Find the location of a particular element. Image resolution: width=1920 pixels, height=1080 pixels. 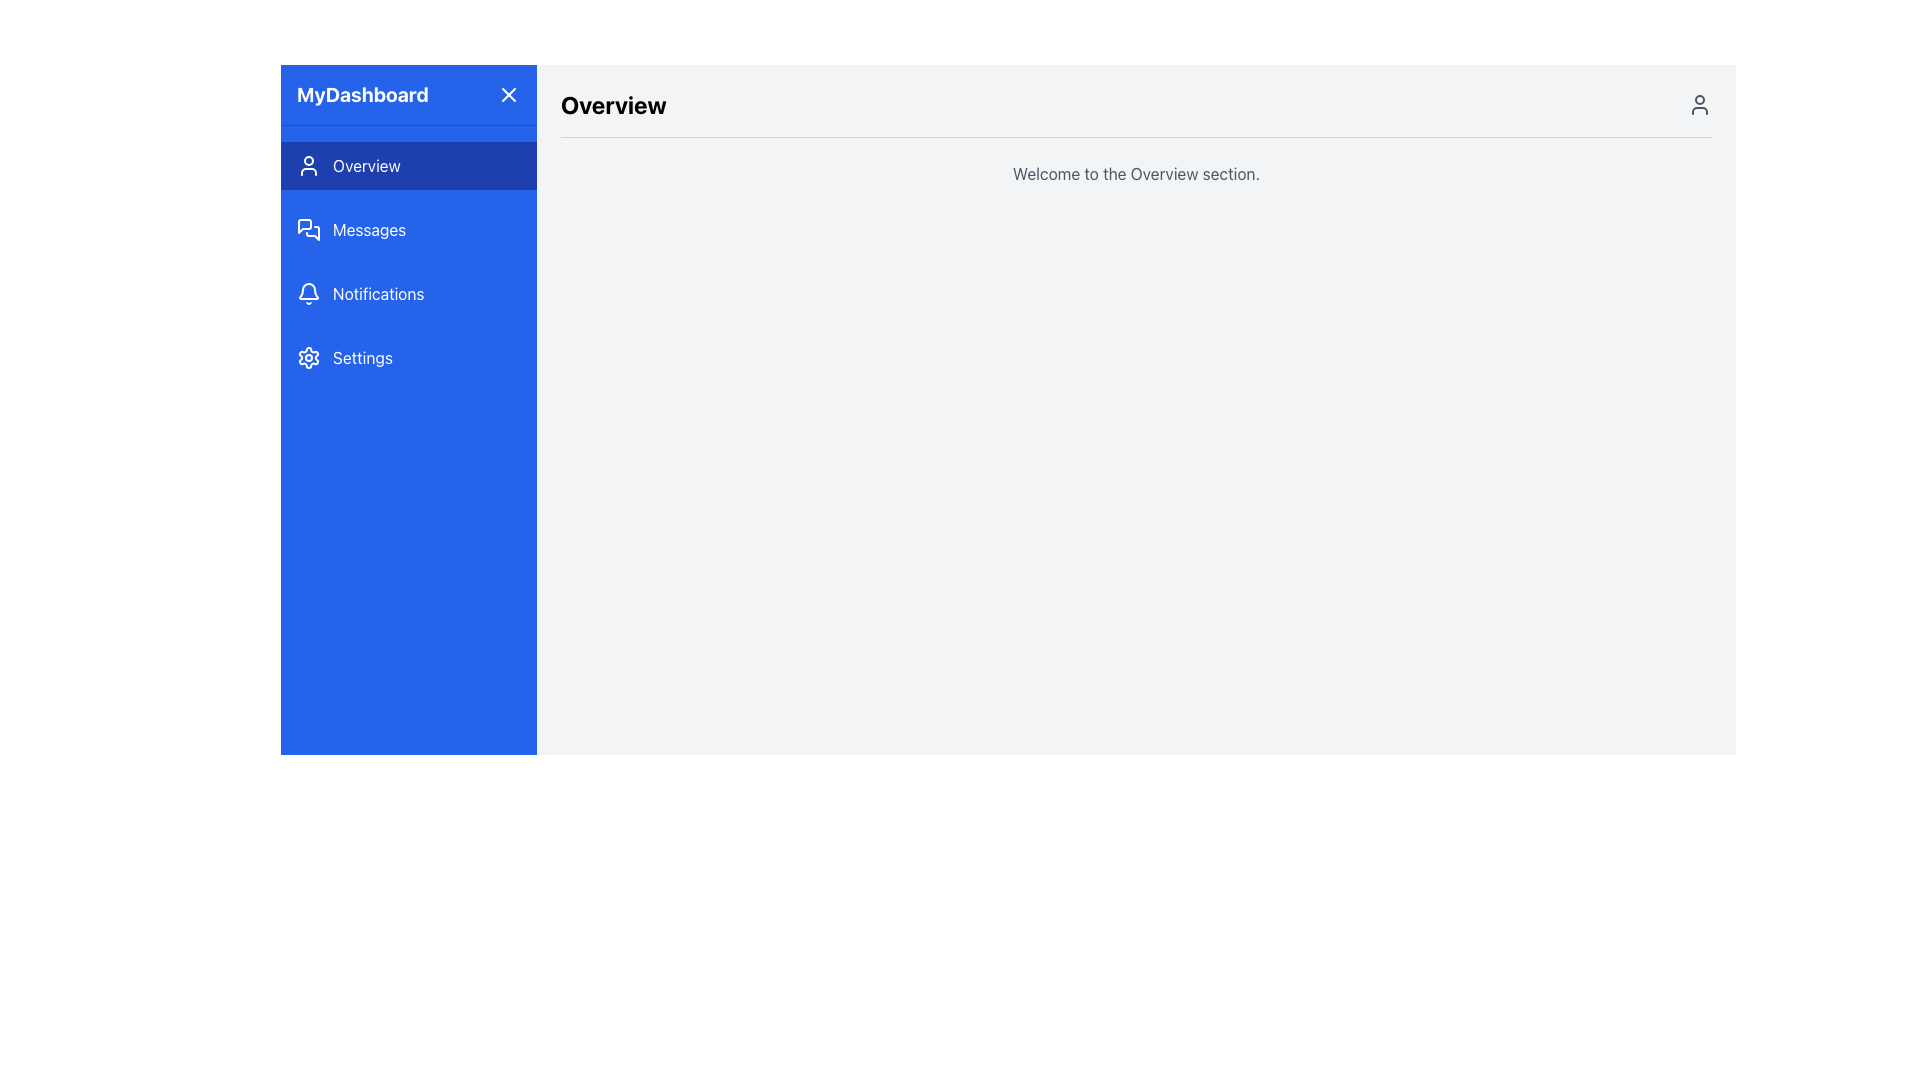

the cogwheel icon in the left navigation bar, which represents the settings menu and is located in the fourth position from the top is located at coordinates (307, 357).